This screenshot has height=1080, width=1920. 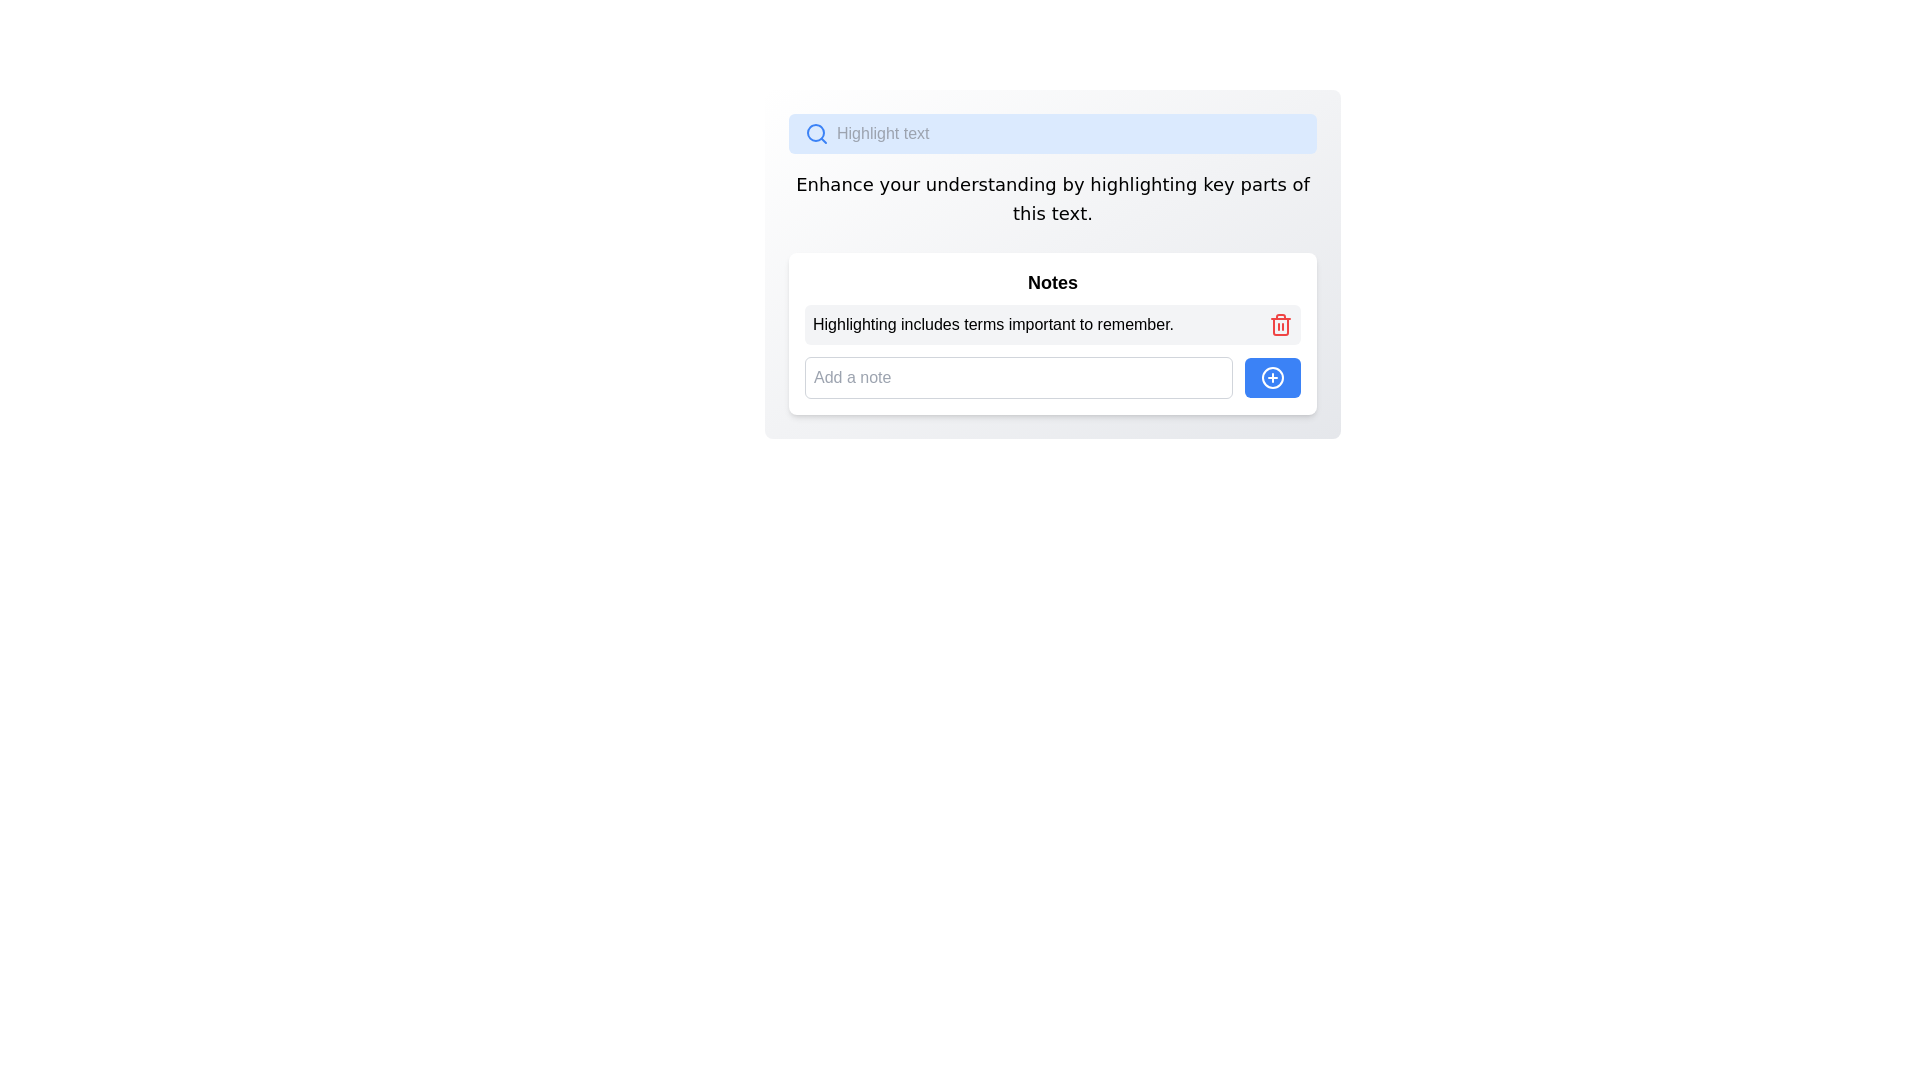 I want to click on the letter 'r' at the end of the word 'parts' in the sentence 'Enhance your understanding by highlighting key parts of this text.', so click(x=1265, y=184).